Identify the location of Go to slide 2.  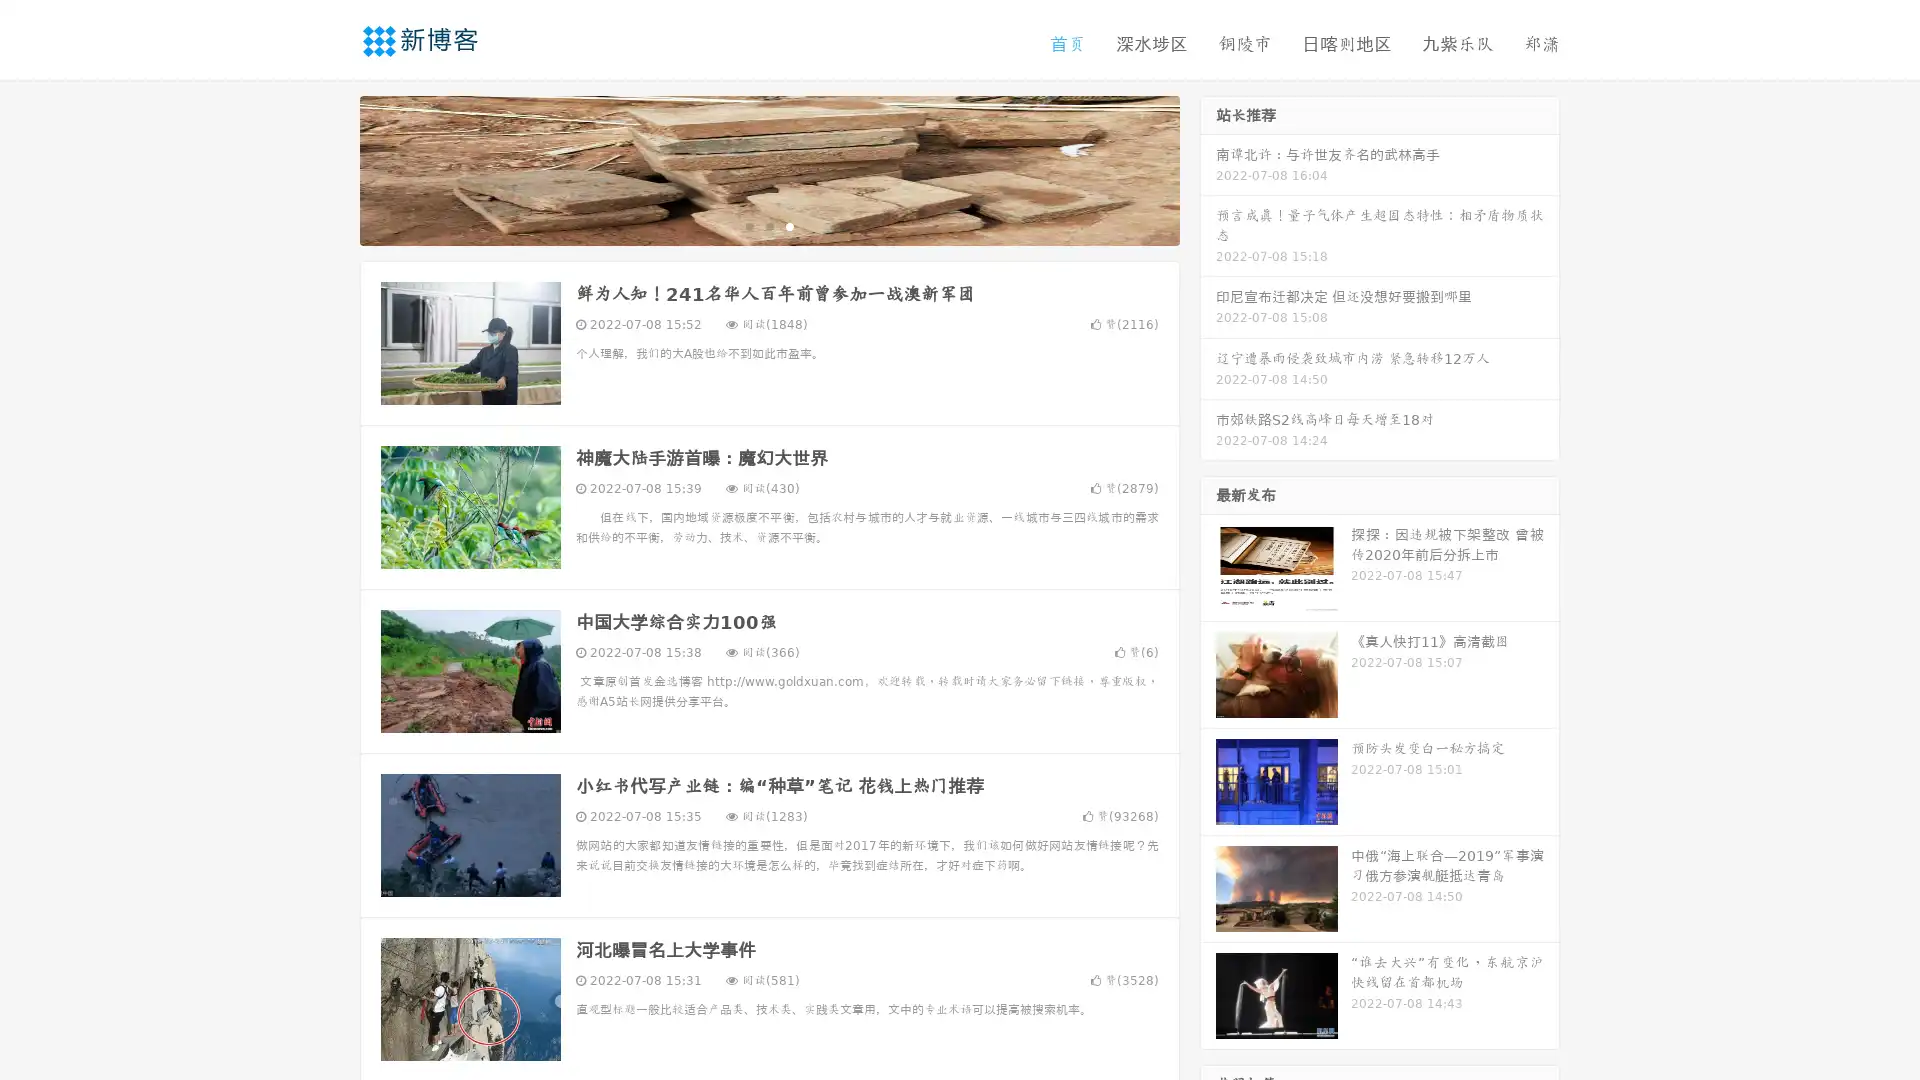
(768, 225).